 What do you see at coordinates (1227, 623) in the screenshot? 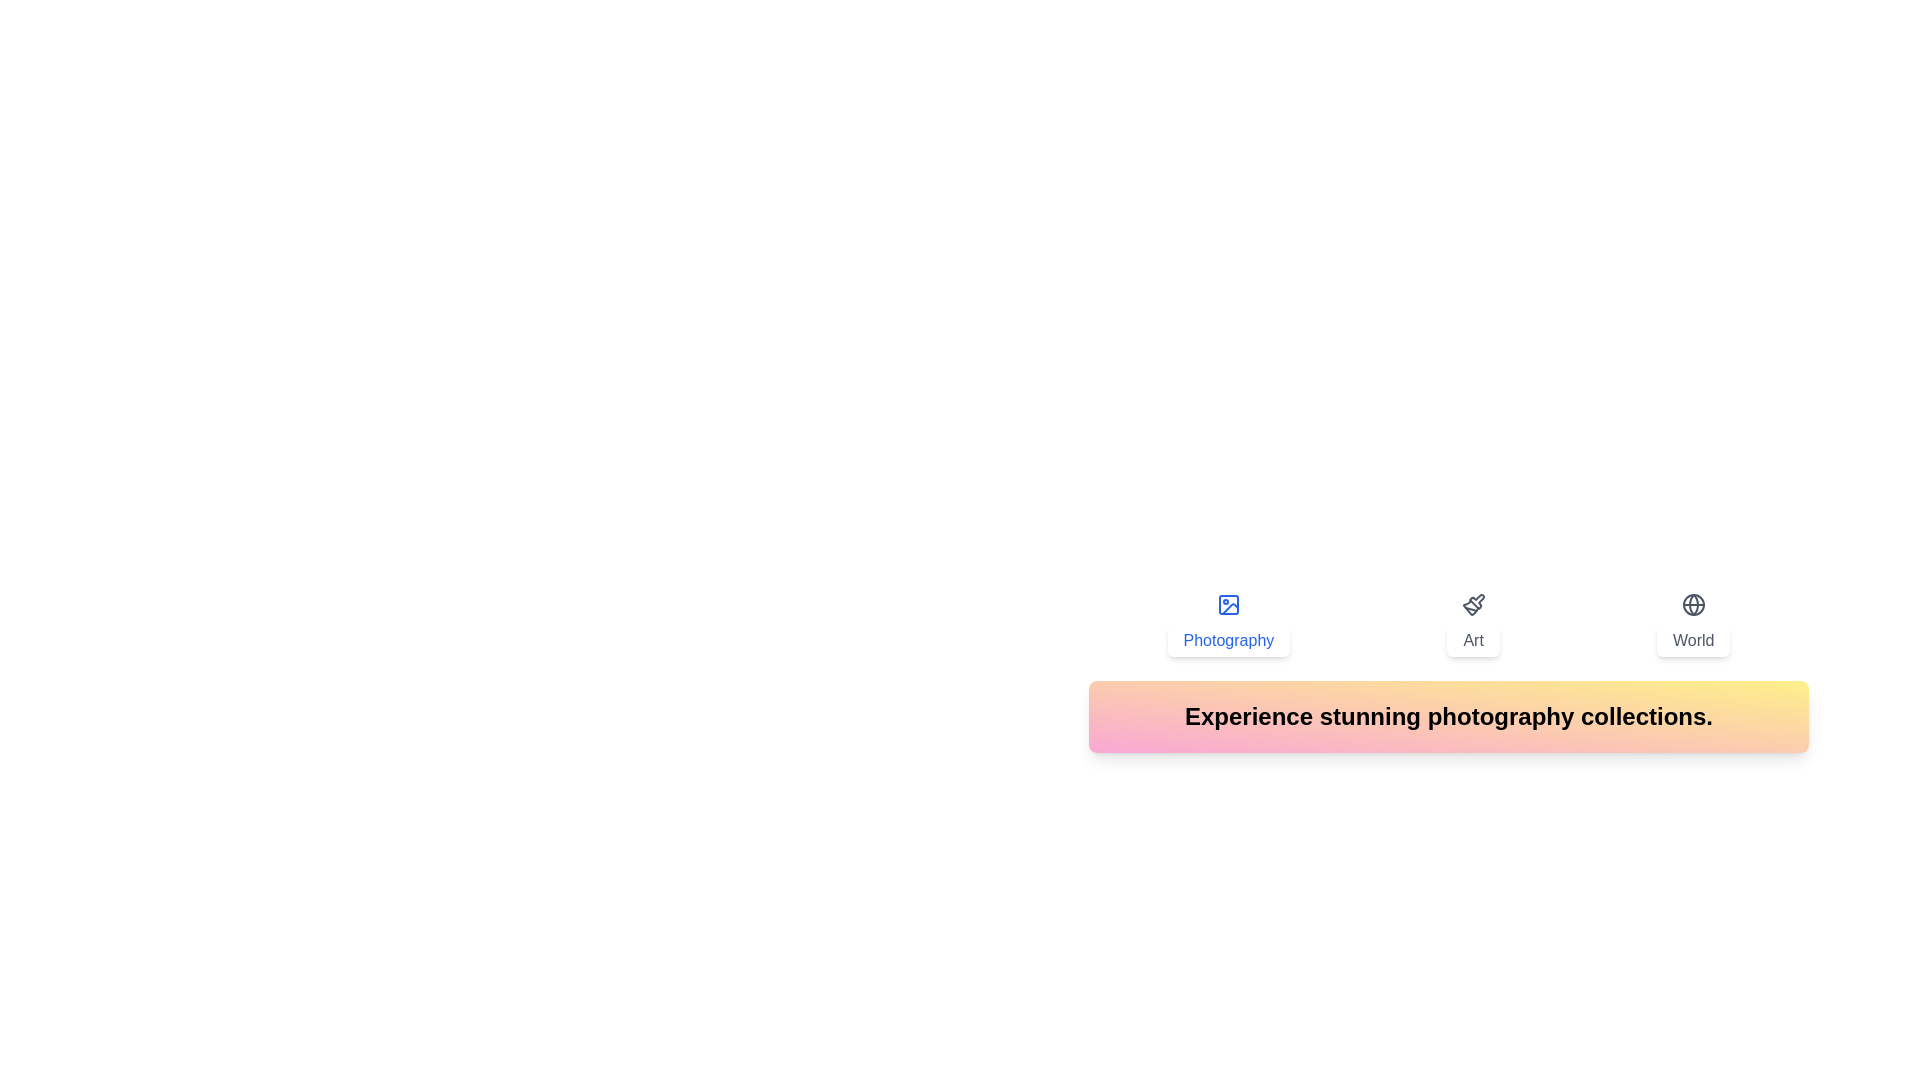
I see `the Photography tab to activate it` at bounding box center [1227, 623].